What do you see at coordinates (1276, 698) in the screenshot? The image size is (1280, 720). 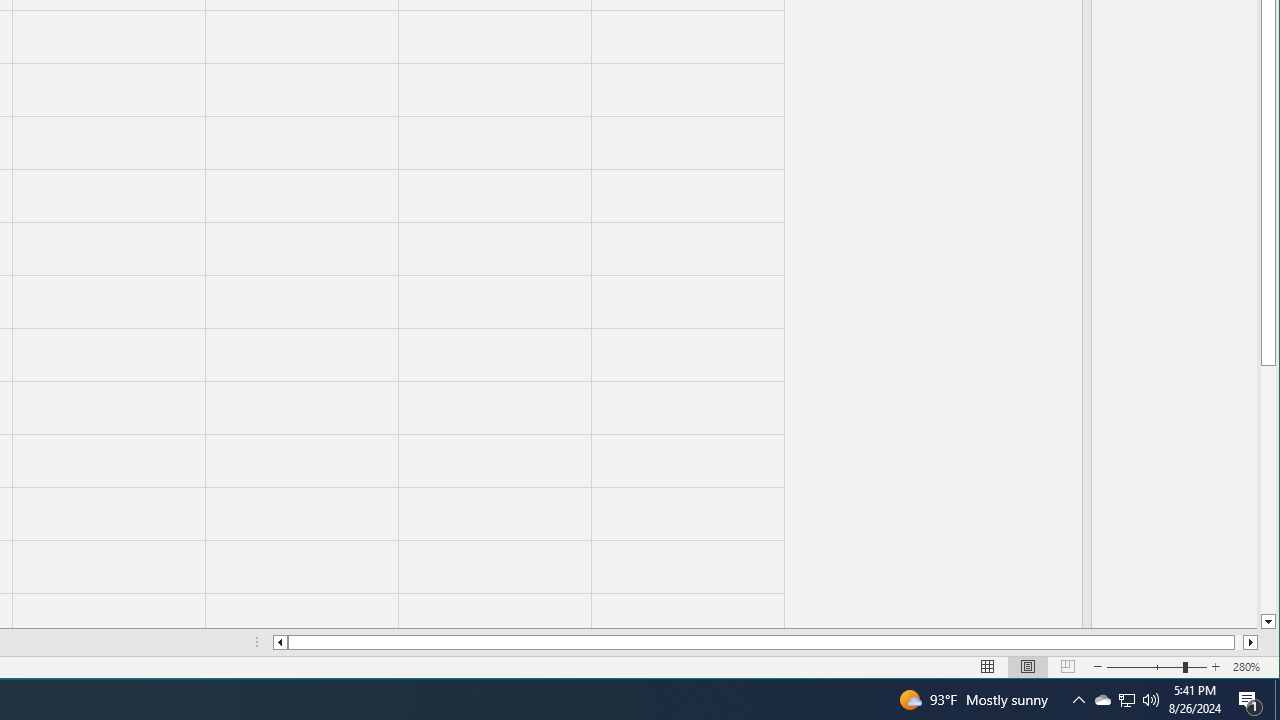 I see `'Show desktop'` at bounding box center [1276, 698].